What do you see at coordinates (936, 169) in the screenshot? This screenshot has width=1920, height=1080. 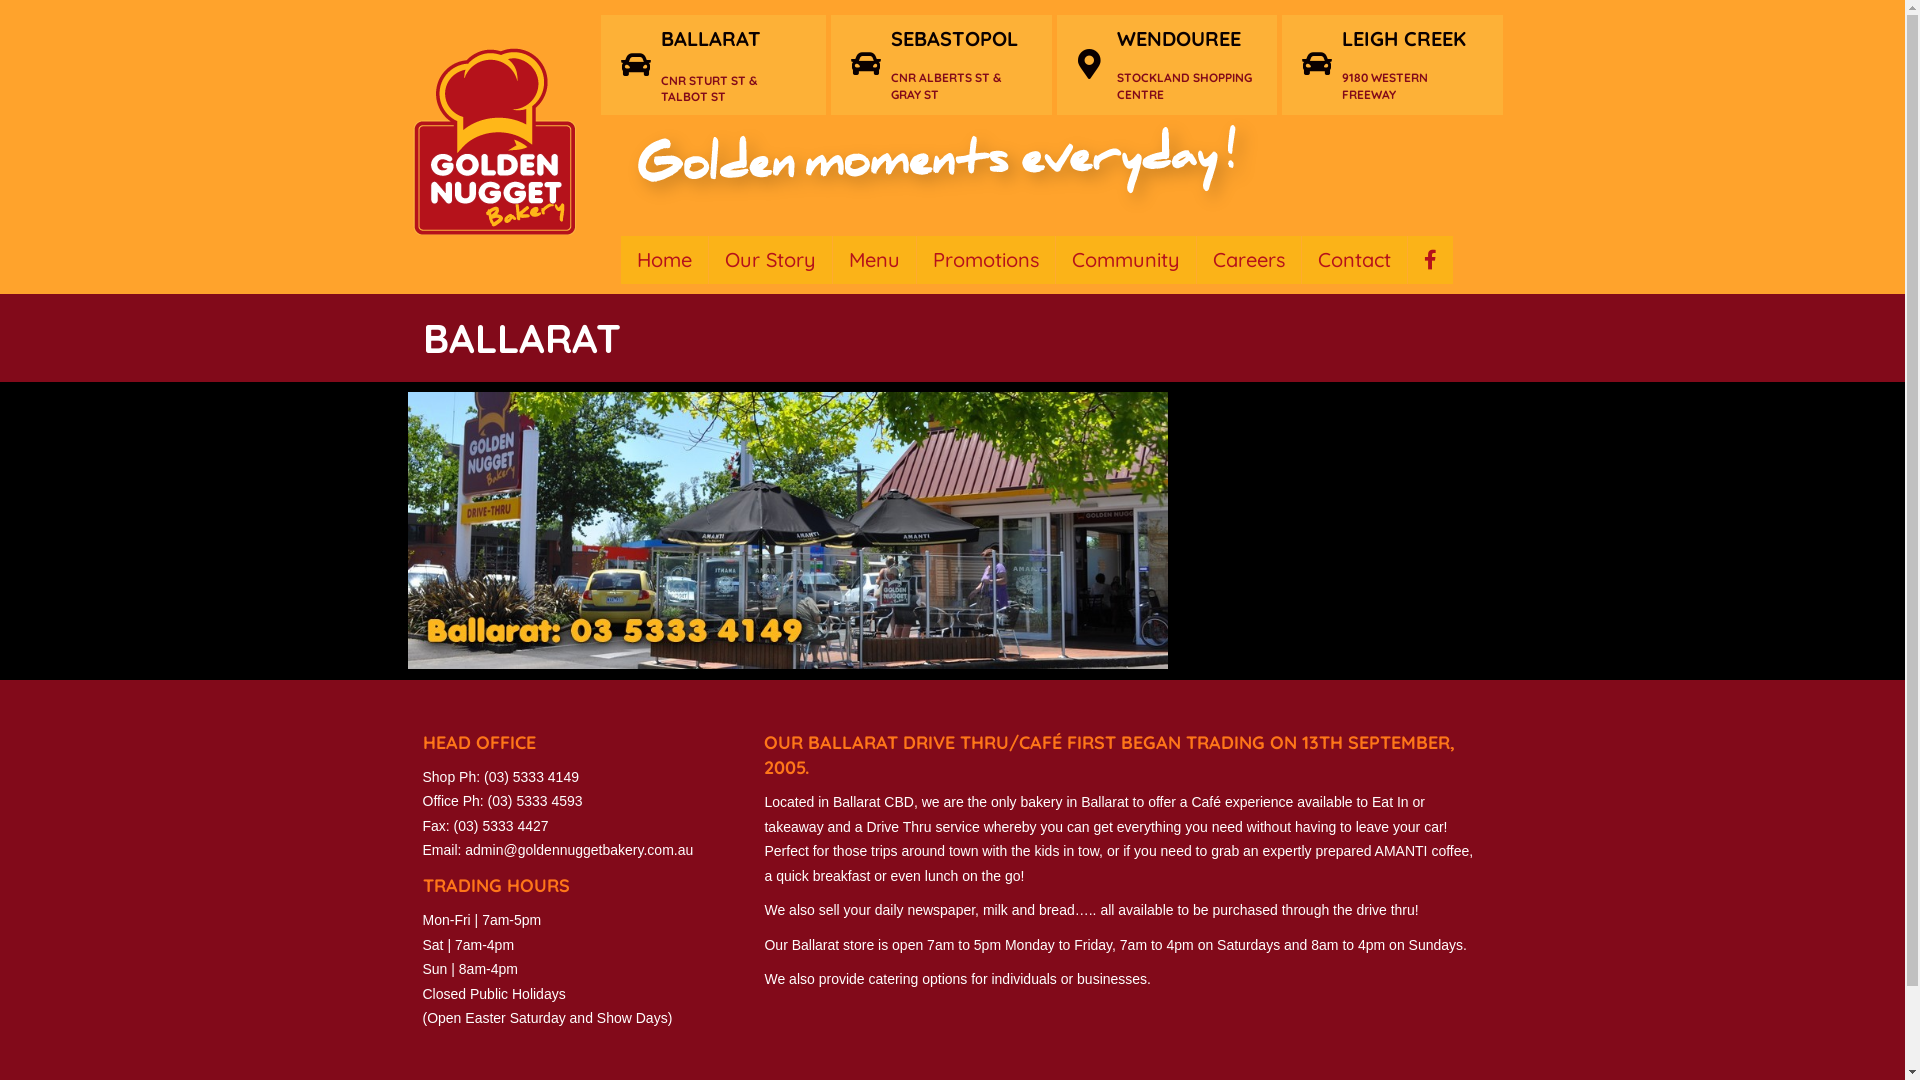 I see `'Golden Moments'` at bounding box center [936, 169].